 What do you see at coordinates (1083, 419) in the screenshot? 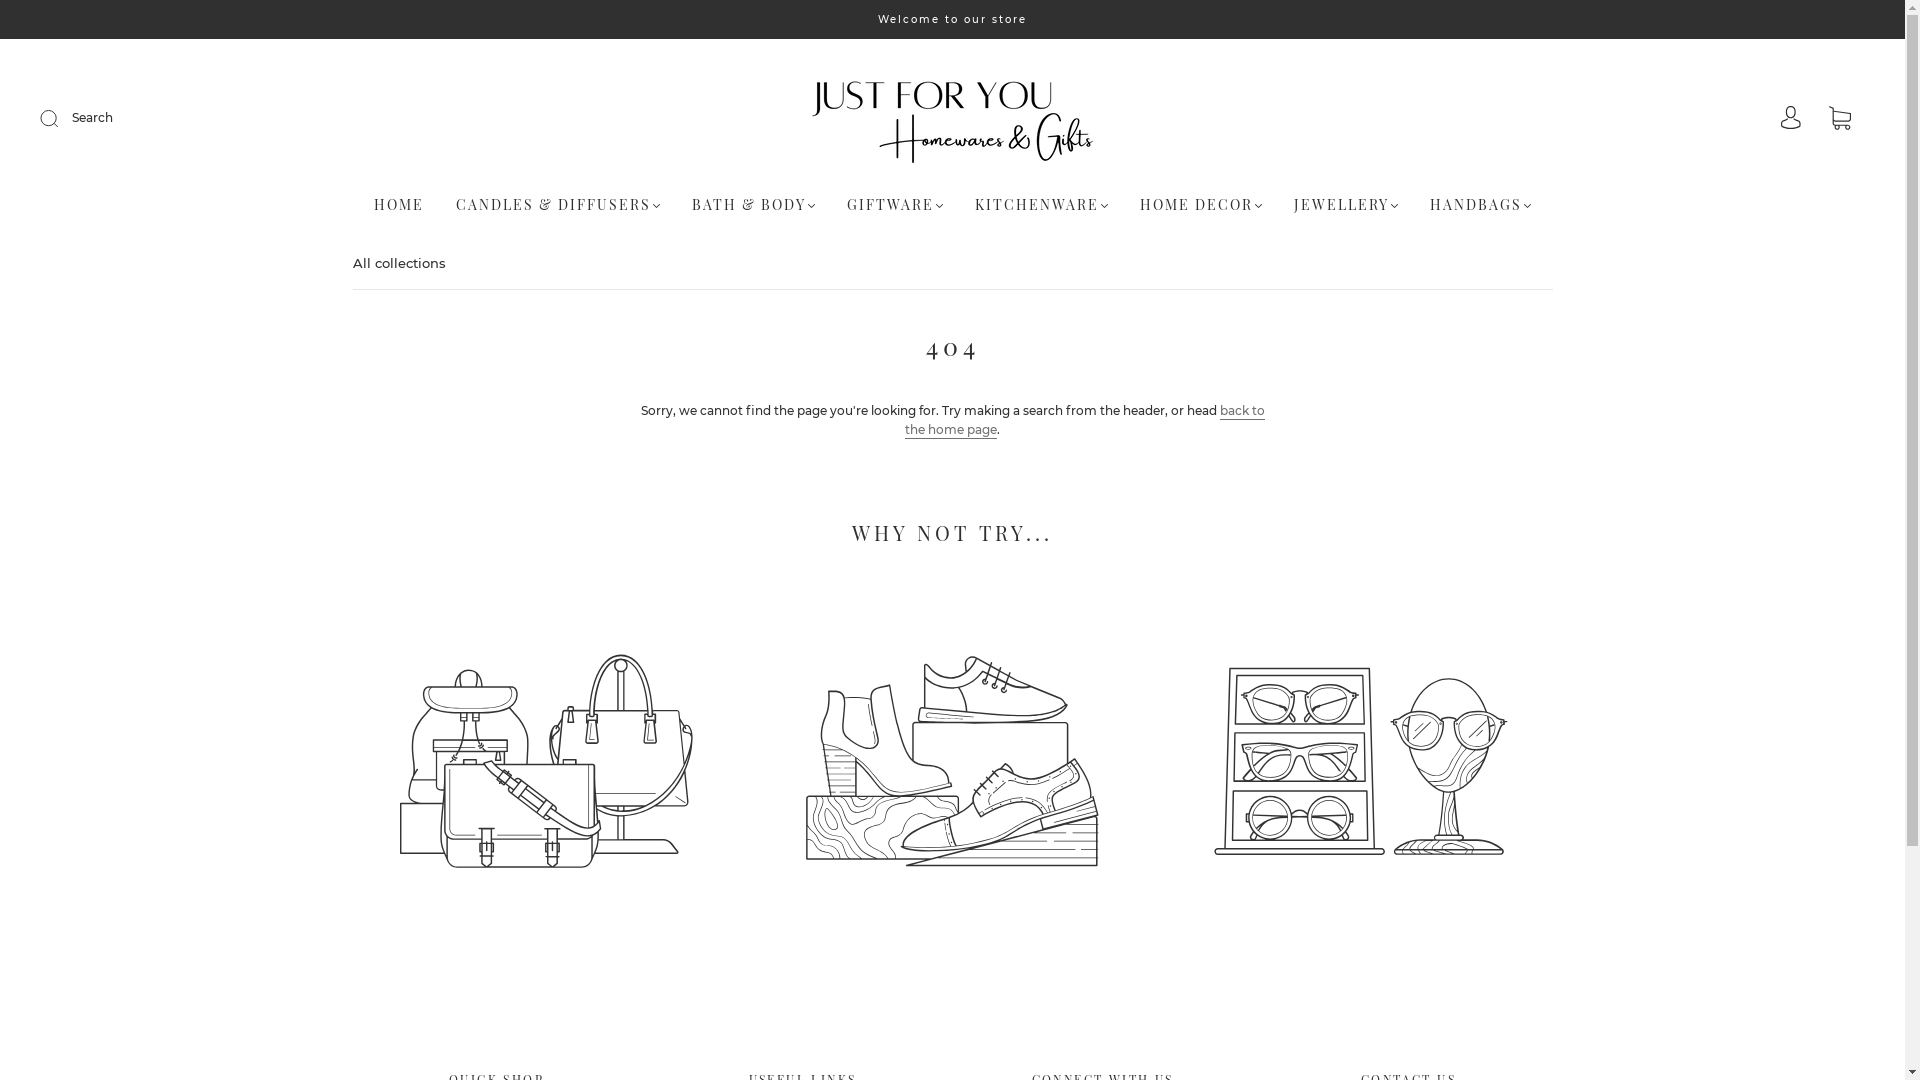
I see `'back to the home page'` at bounding box center [1083, 419].